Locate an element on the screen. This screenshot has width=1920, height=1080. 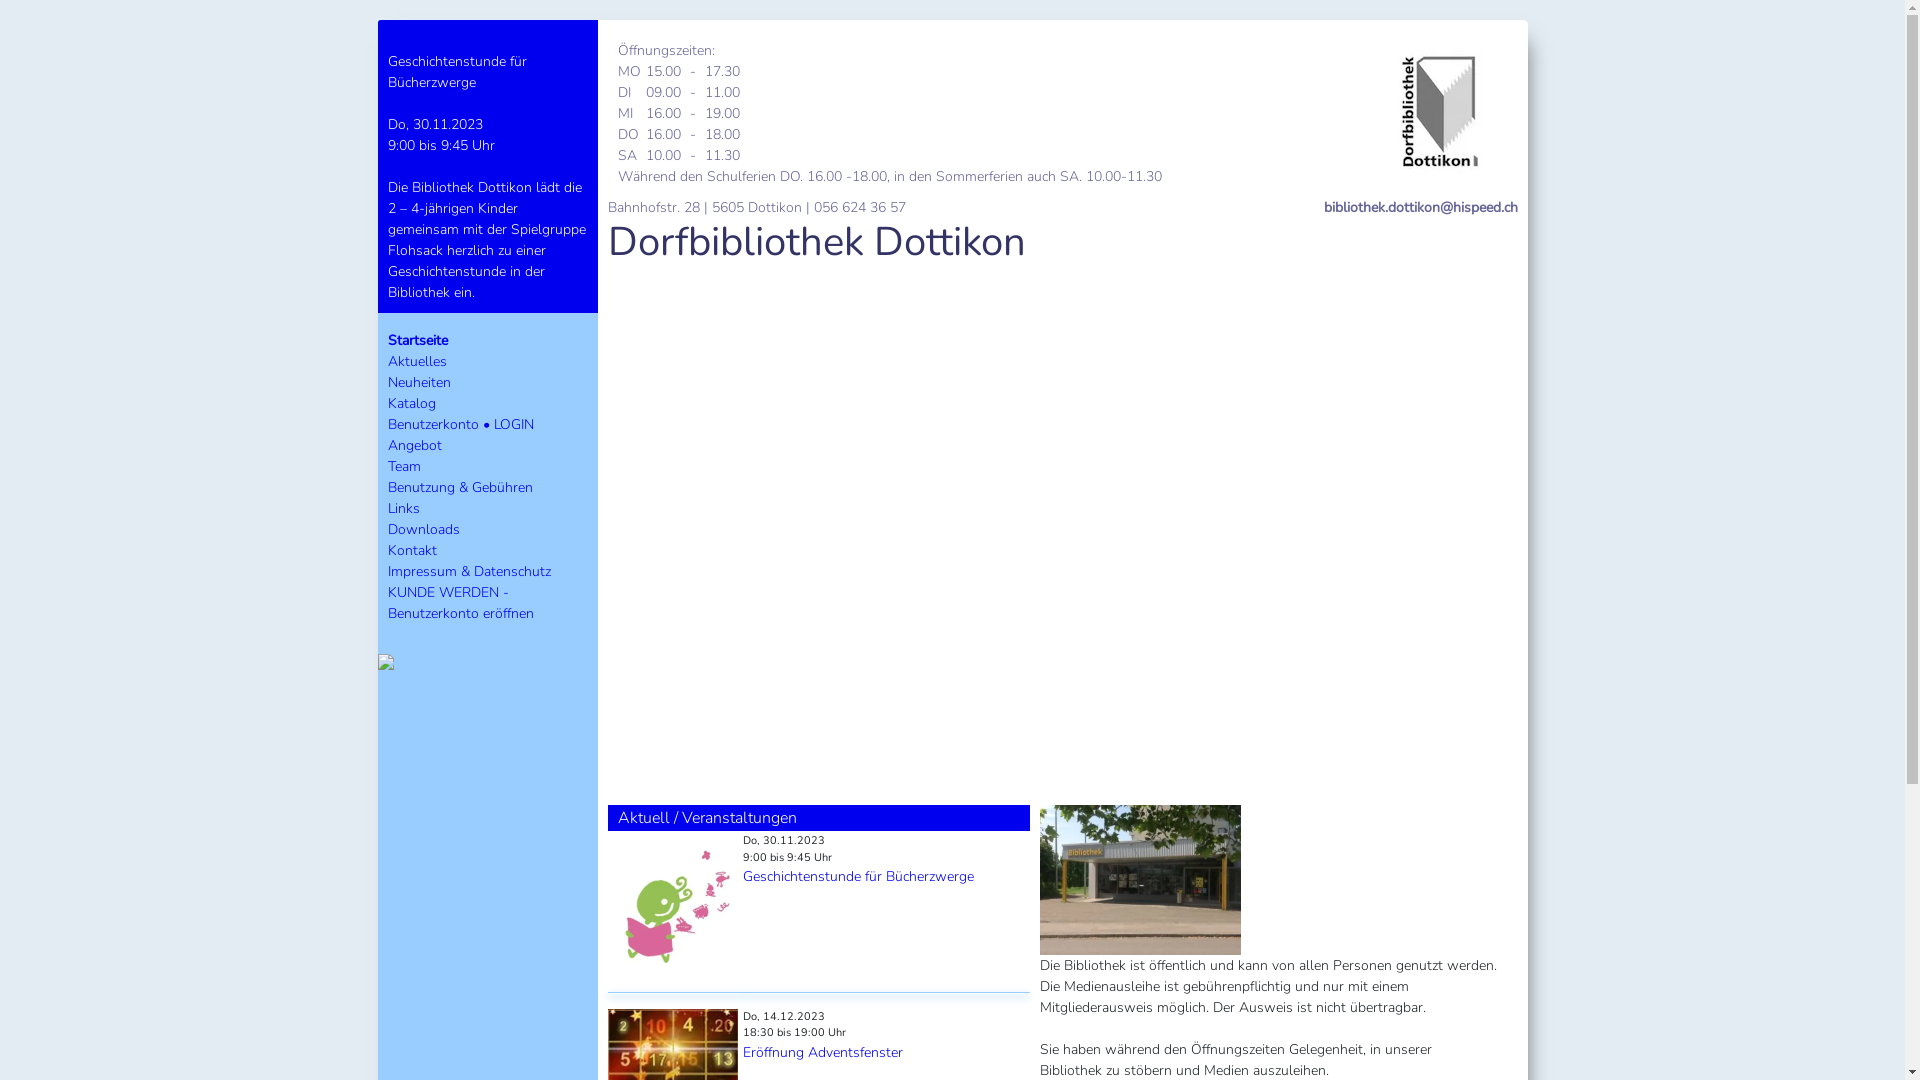
'Weiter' is located at coordinates (1449, 523).